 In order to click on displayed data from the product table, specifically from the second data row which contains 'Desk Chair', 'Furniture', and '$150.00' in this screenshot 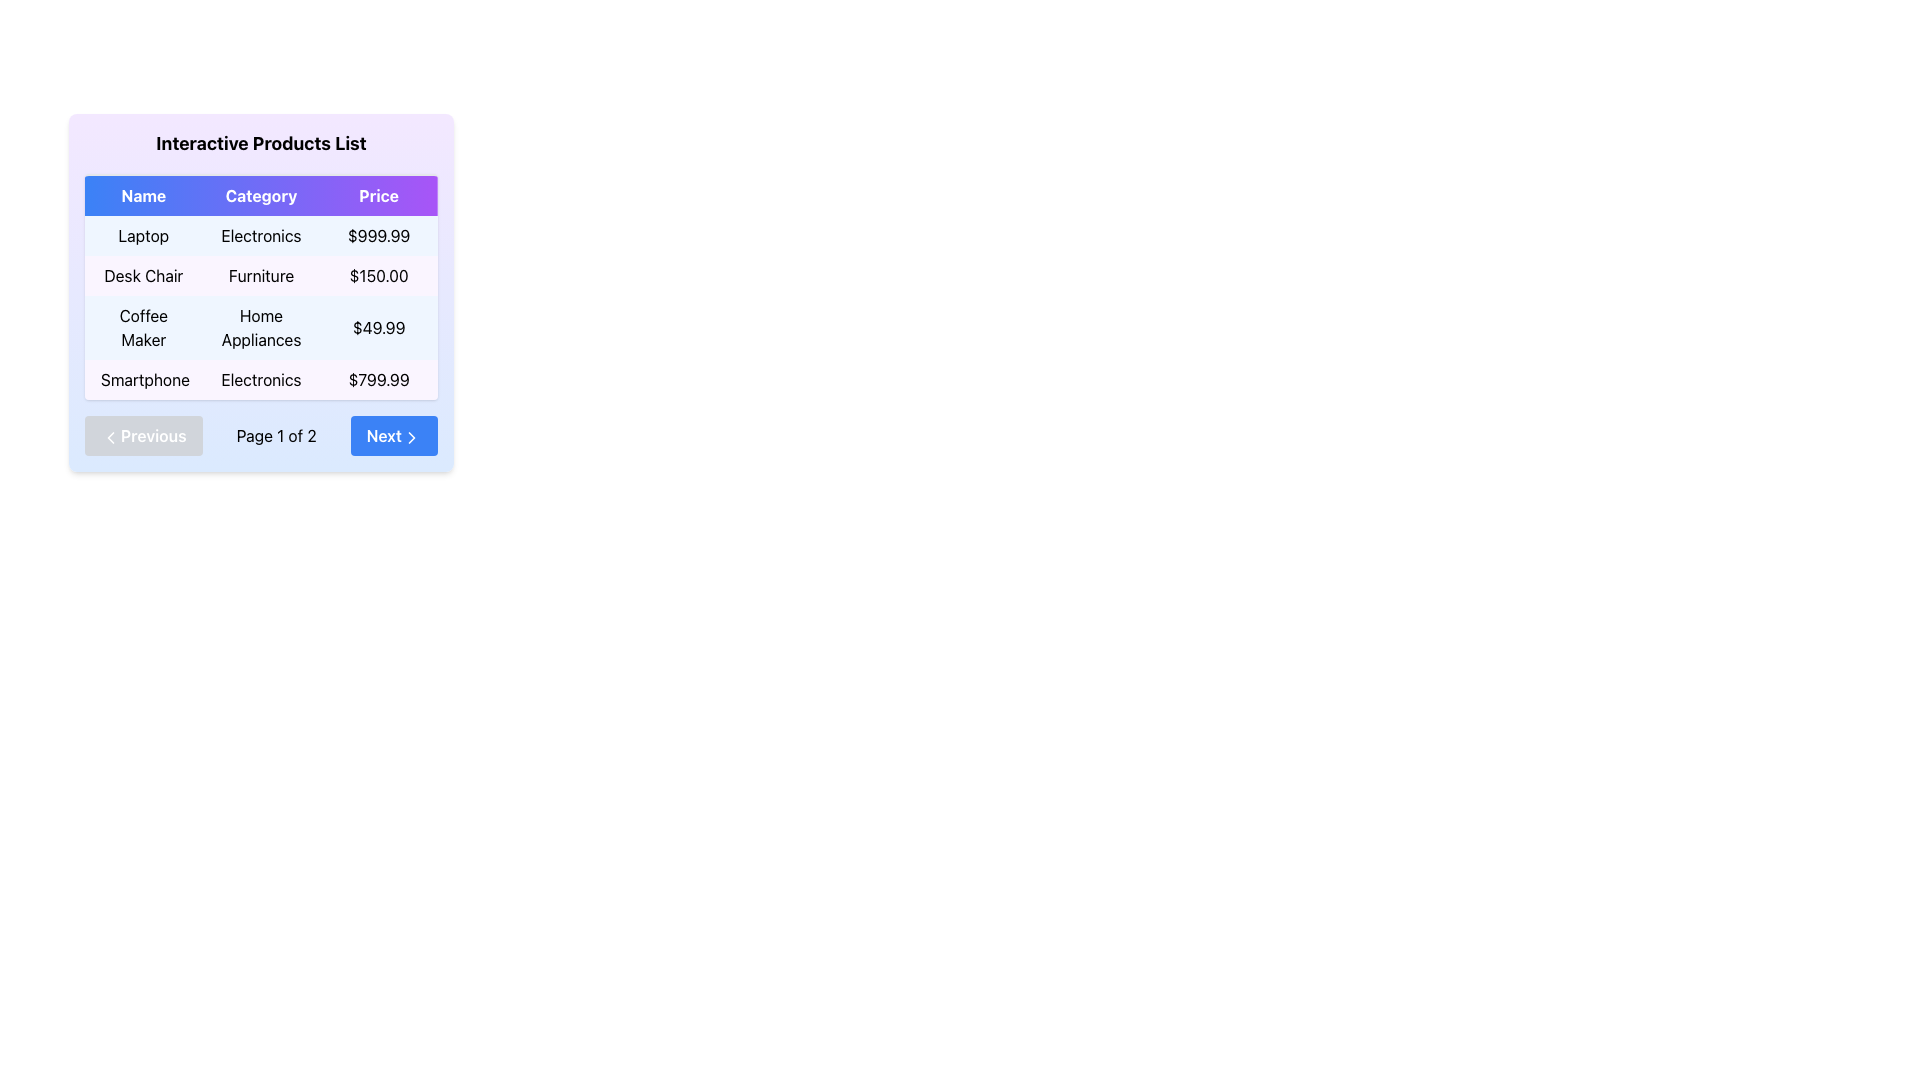, I will do `click(260, 288)`.